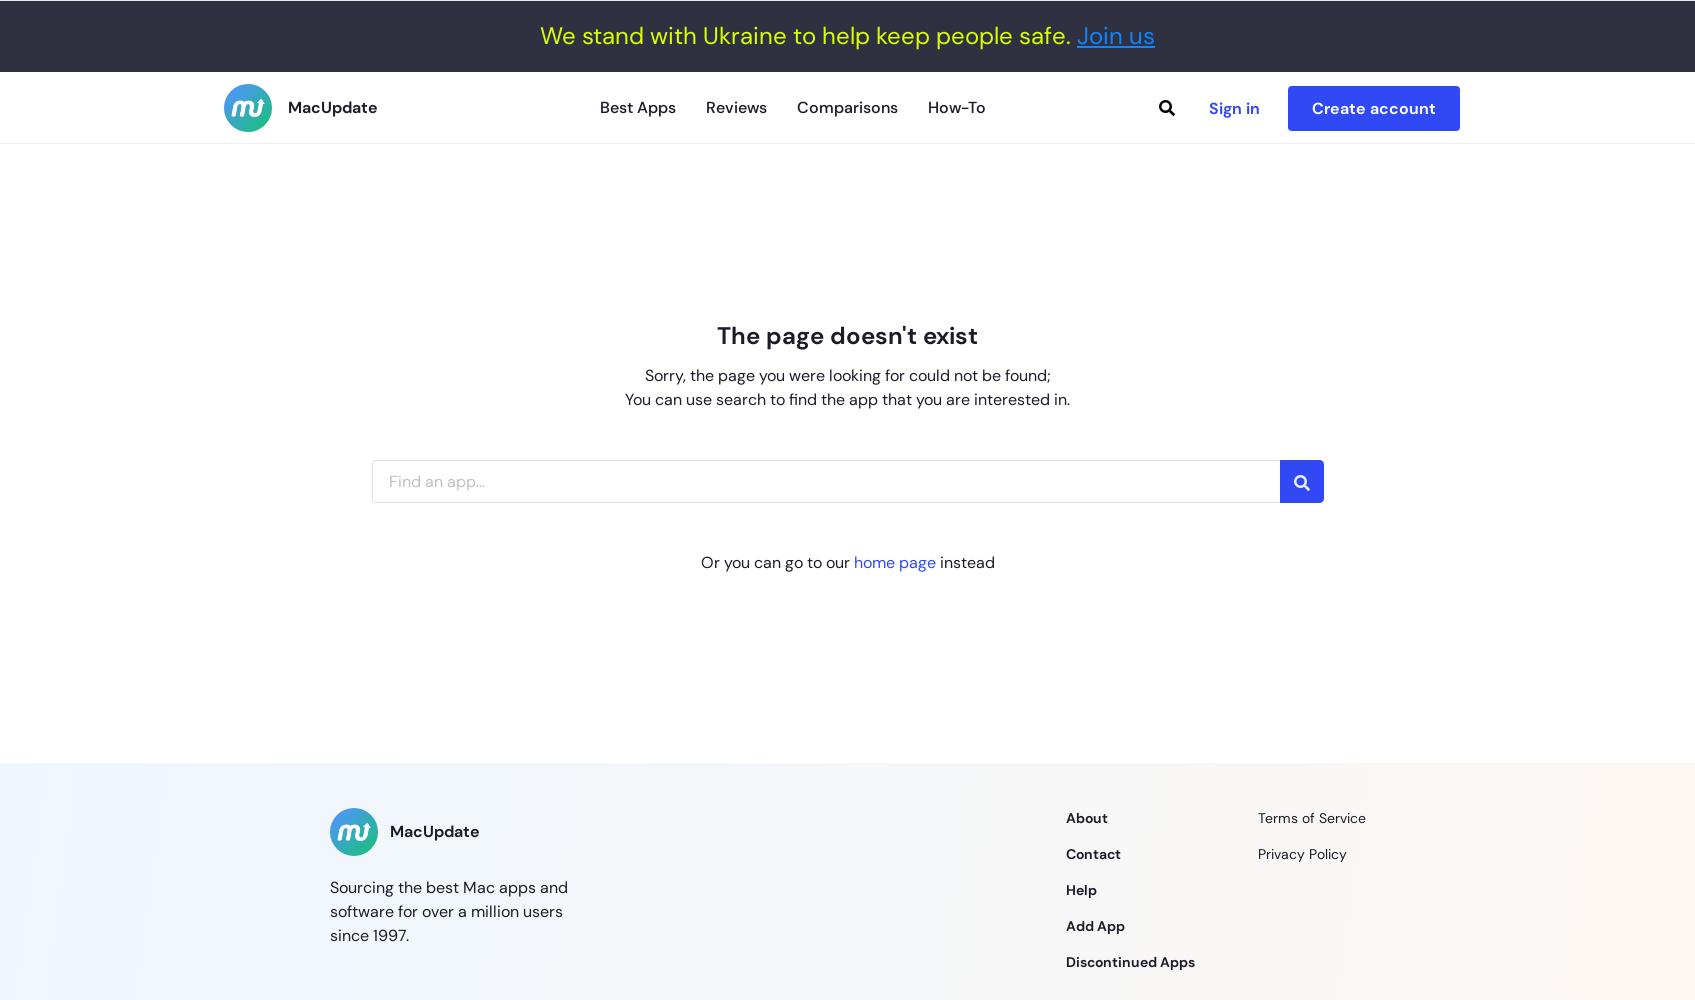  I want to click on 'Sorry, the page you were looking for could not be found;', so click(846, 375).